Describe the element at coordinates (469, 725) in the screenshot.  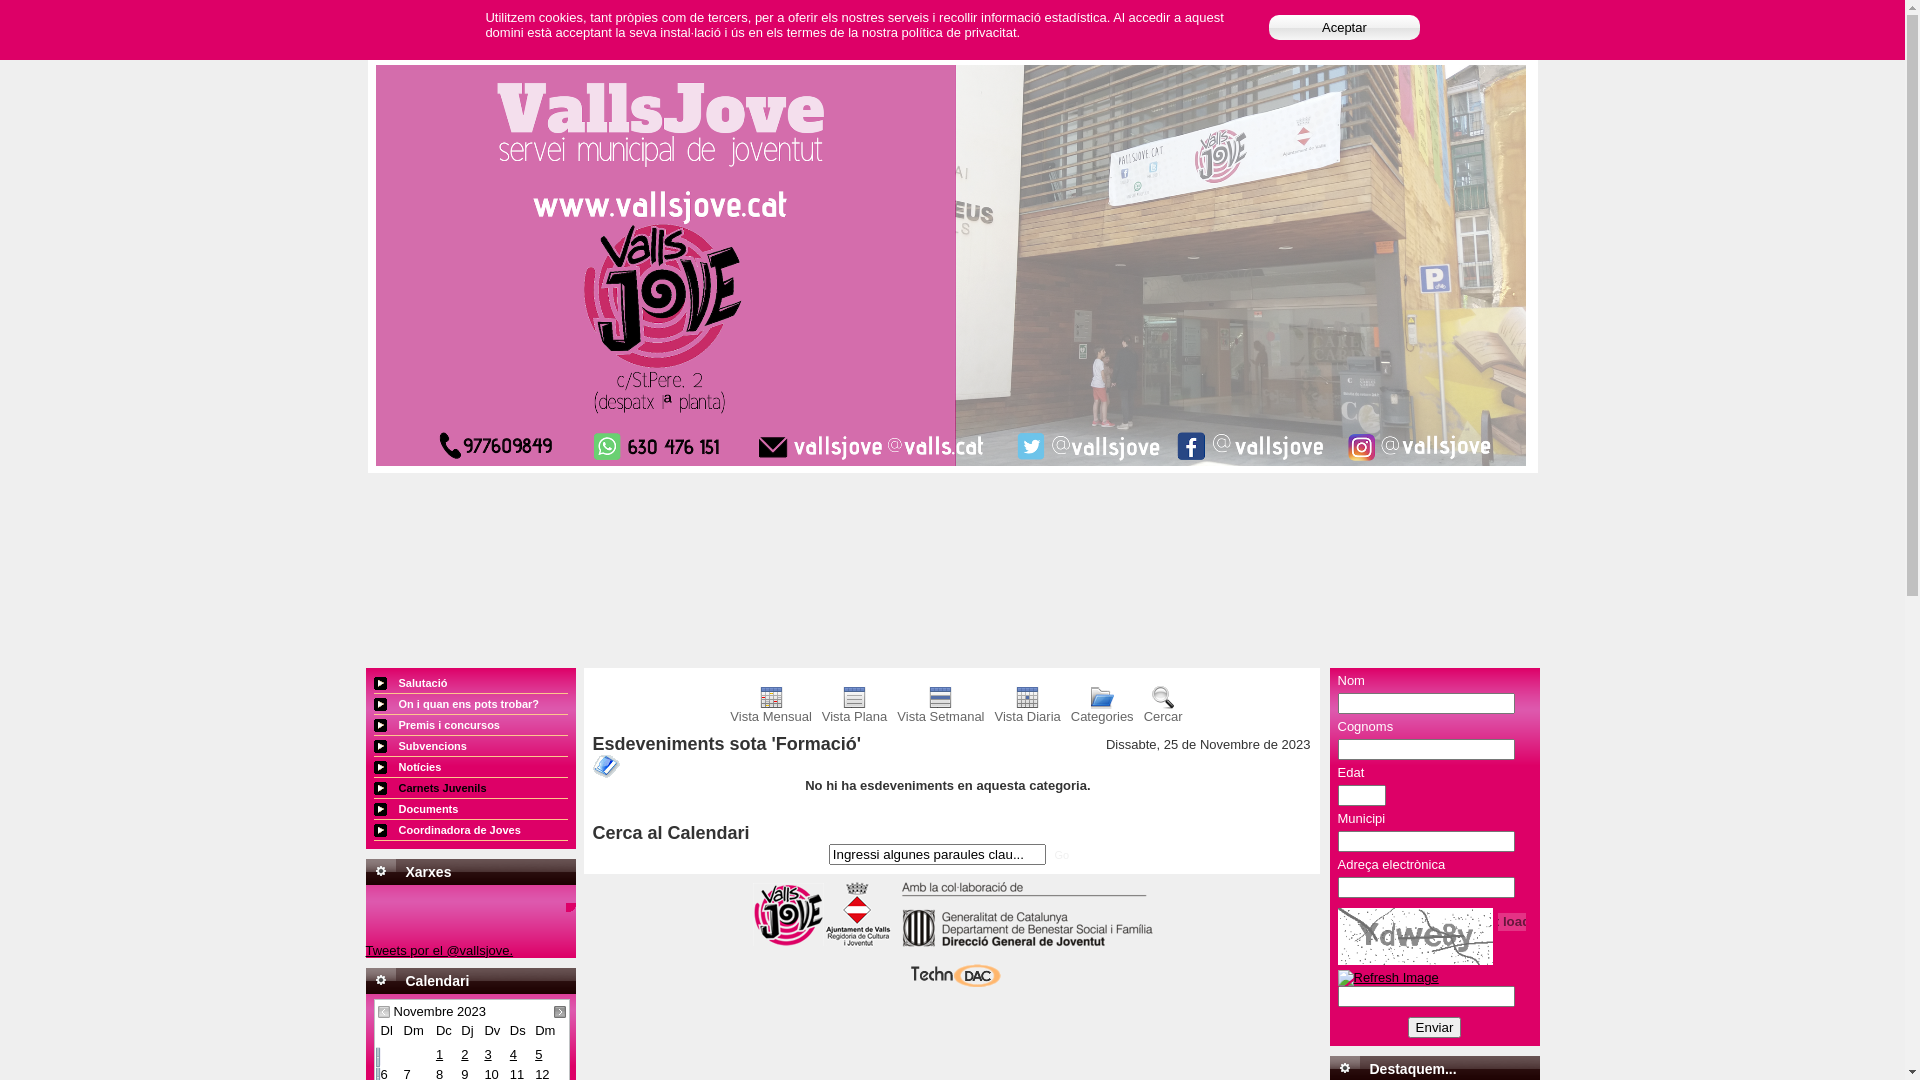
I see `'Premis i concursos'` at that location.